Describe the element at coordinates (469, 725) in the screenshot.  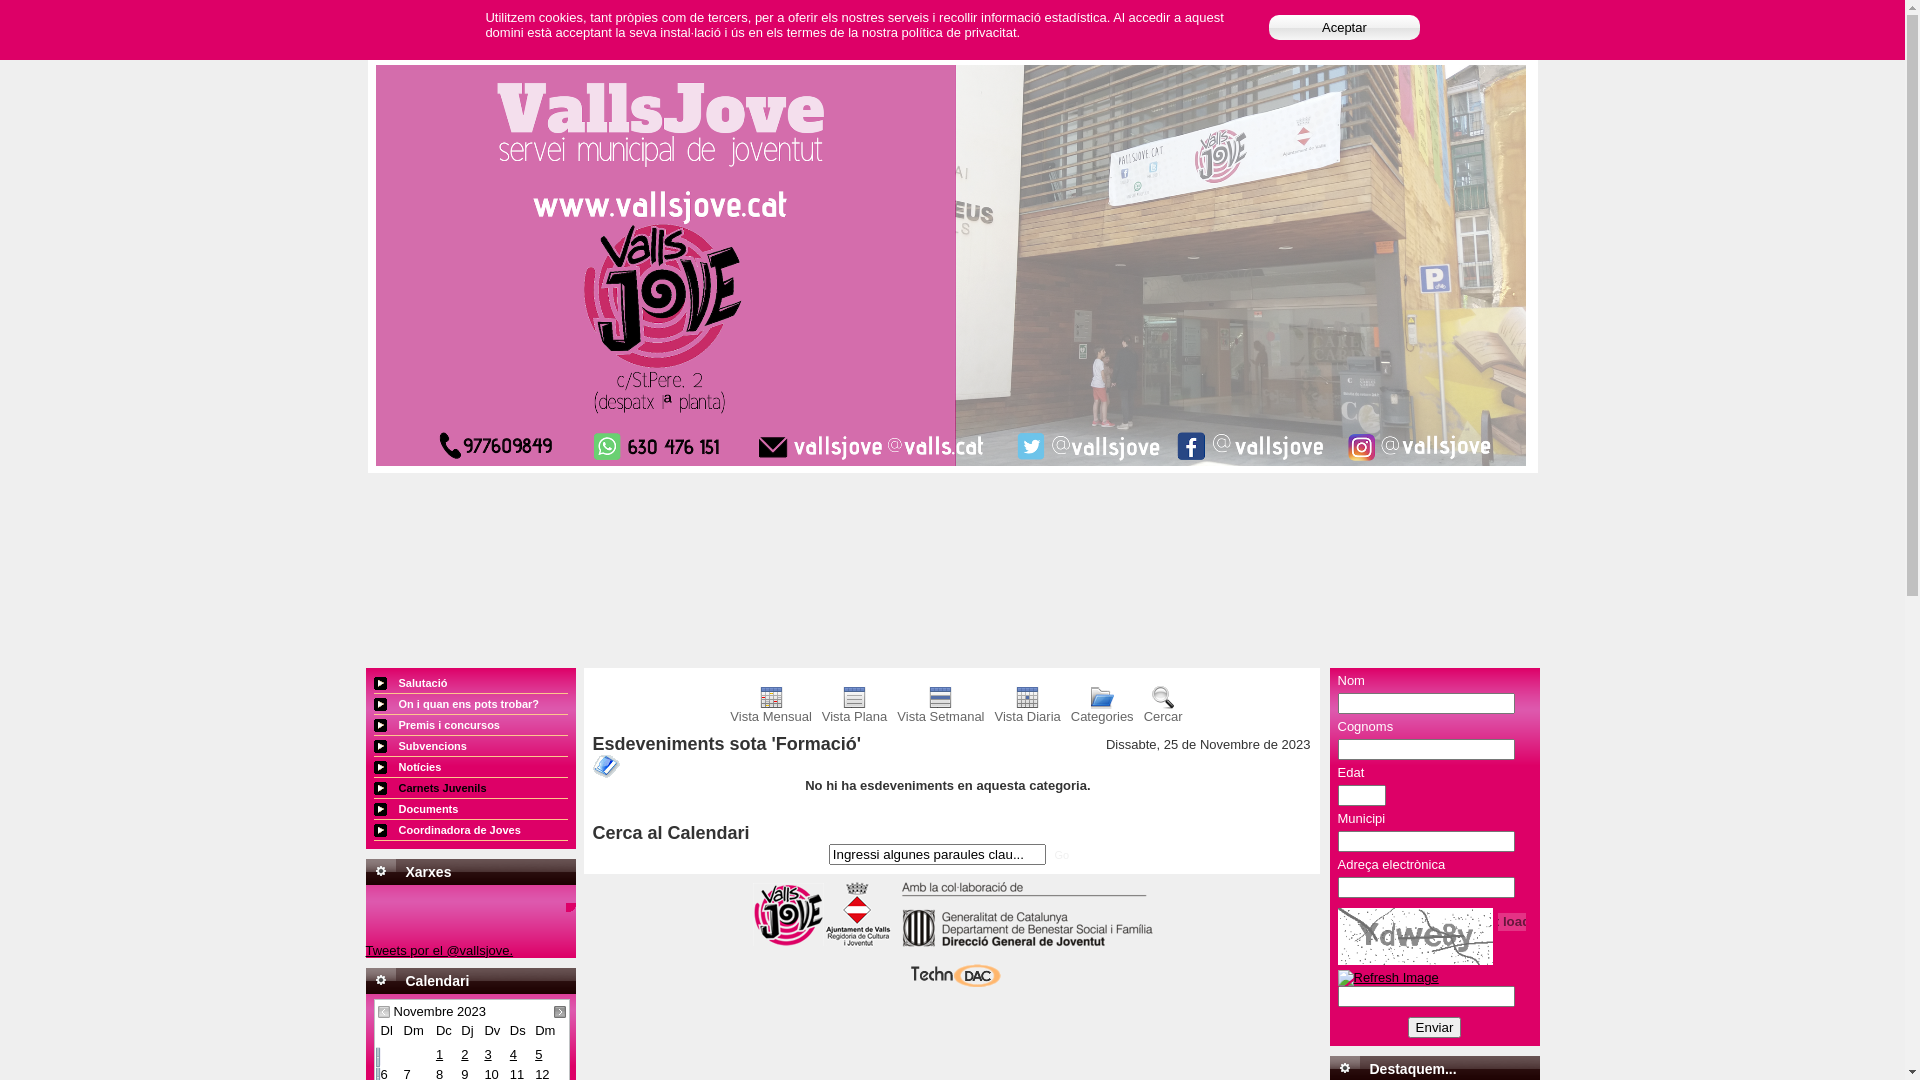
I see `'Premis i concursos'` at that location.